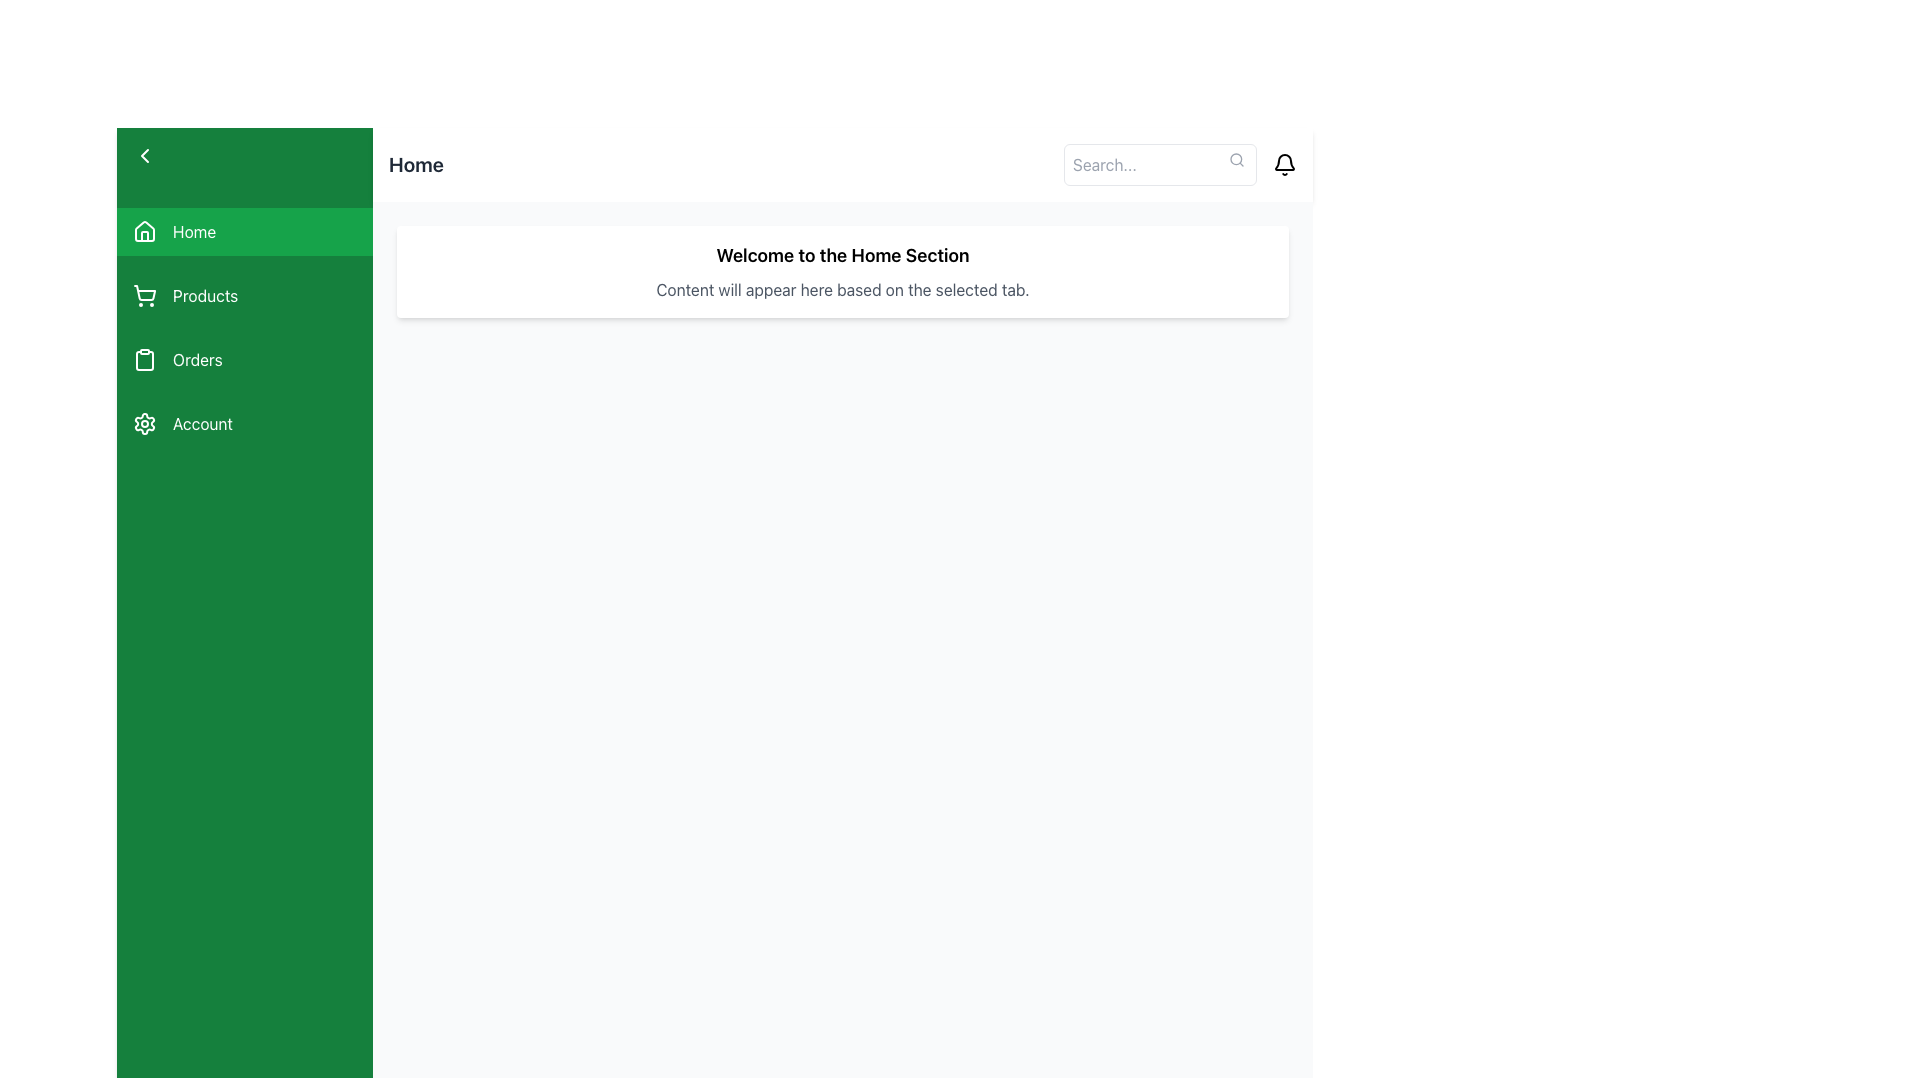  Describe the element at coordinates (143, 154) in the screenshot. I see `the left-pointing chevron arrow icon, which is styled in white stroke lines on a green background, located at the top-left corner of the interface` at that location.